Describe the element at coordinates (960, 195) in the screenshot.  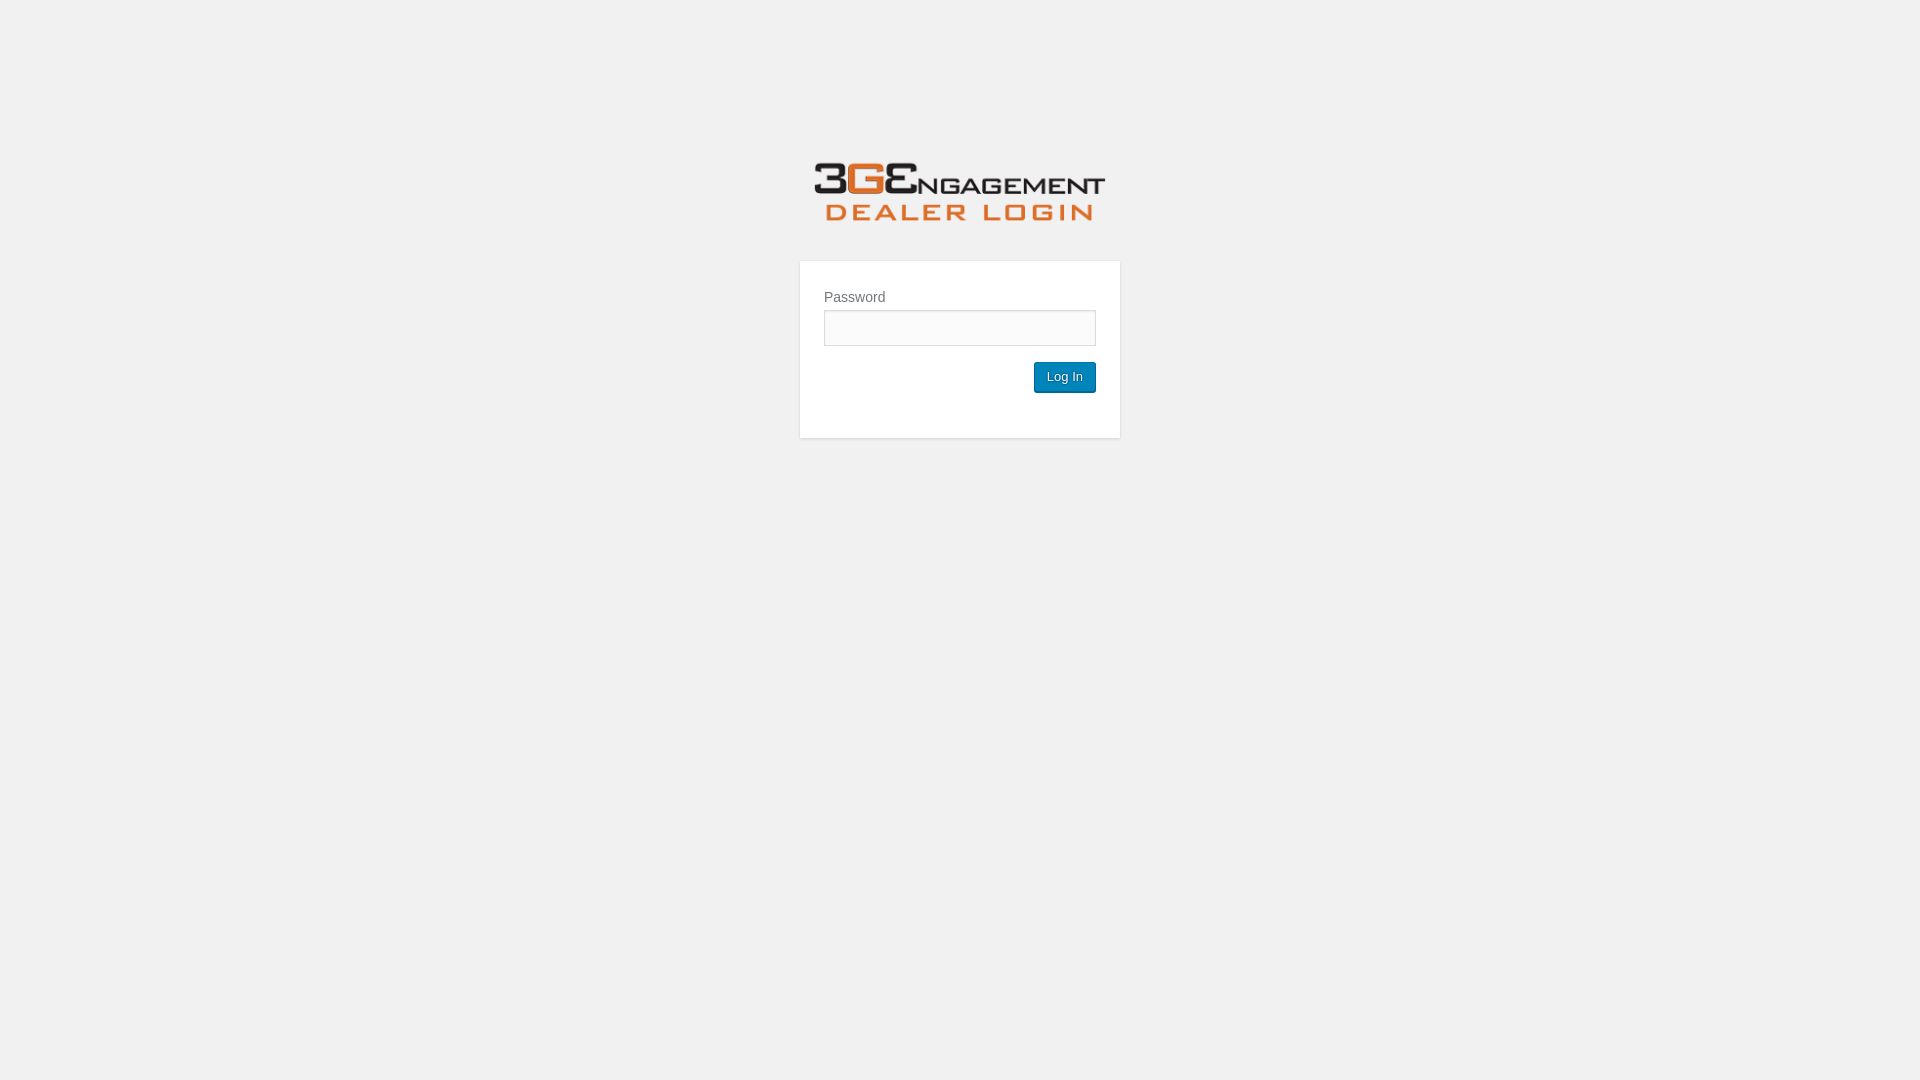
I see `'3GEngagement'` at that location.